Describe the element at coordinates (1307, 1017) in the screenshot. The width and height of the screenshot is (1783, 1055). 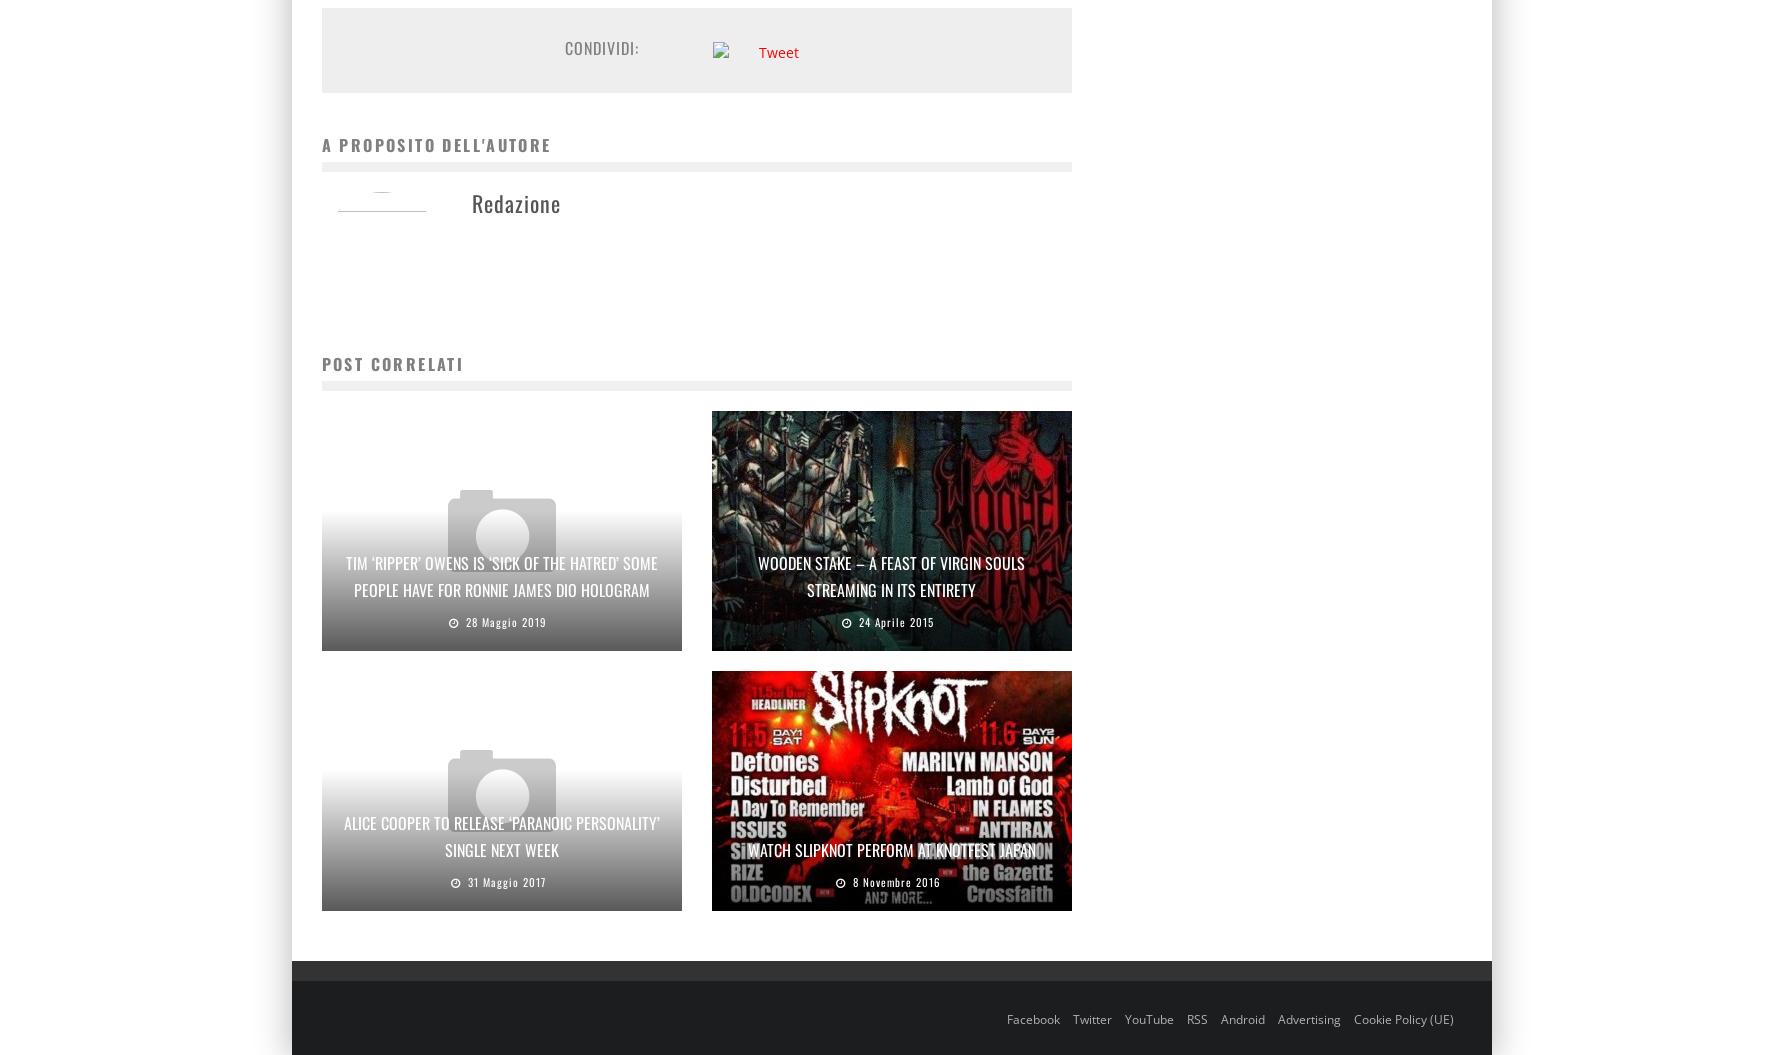
I see `'Advertising'` at that location.